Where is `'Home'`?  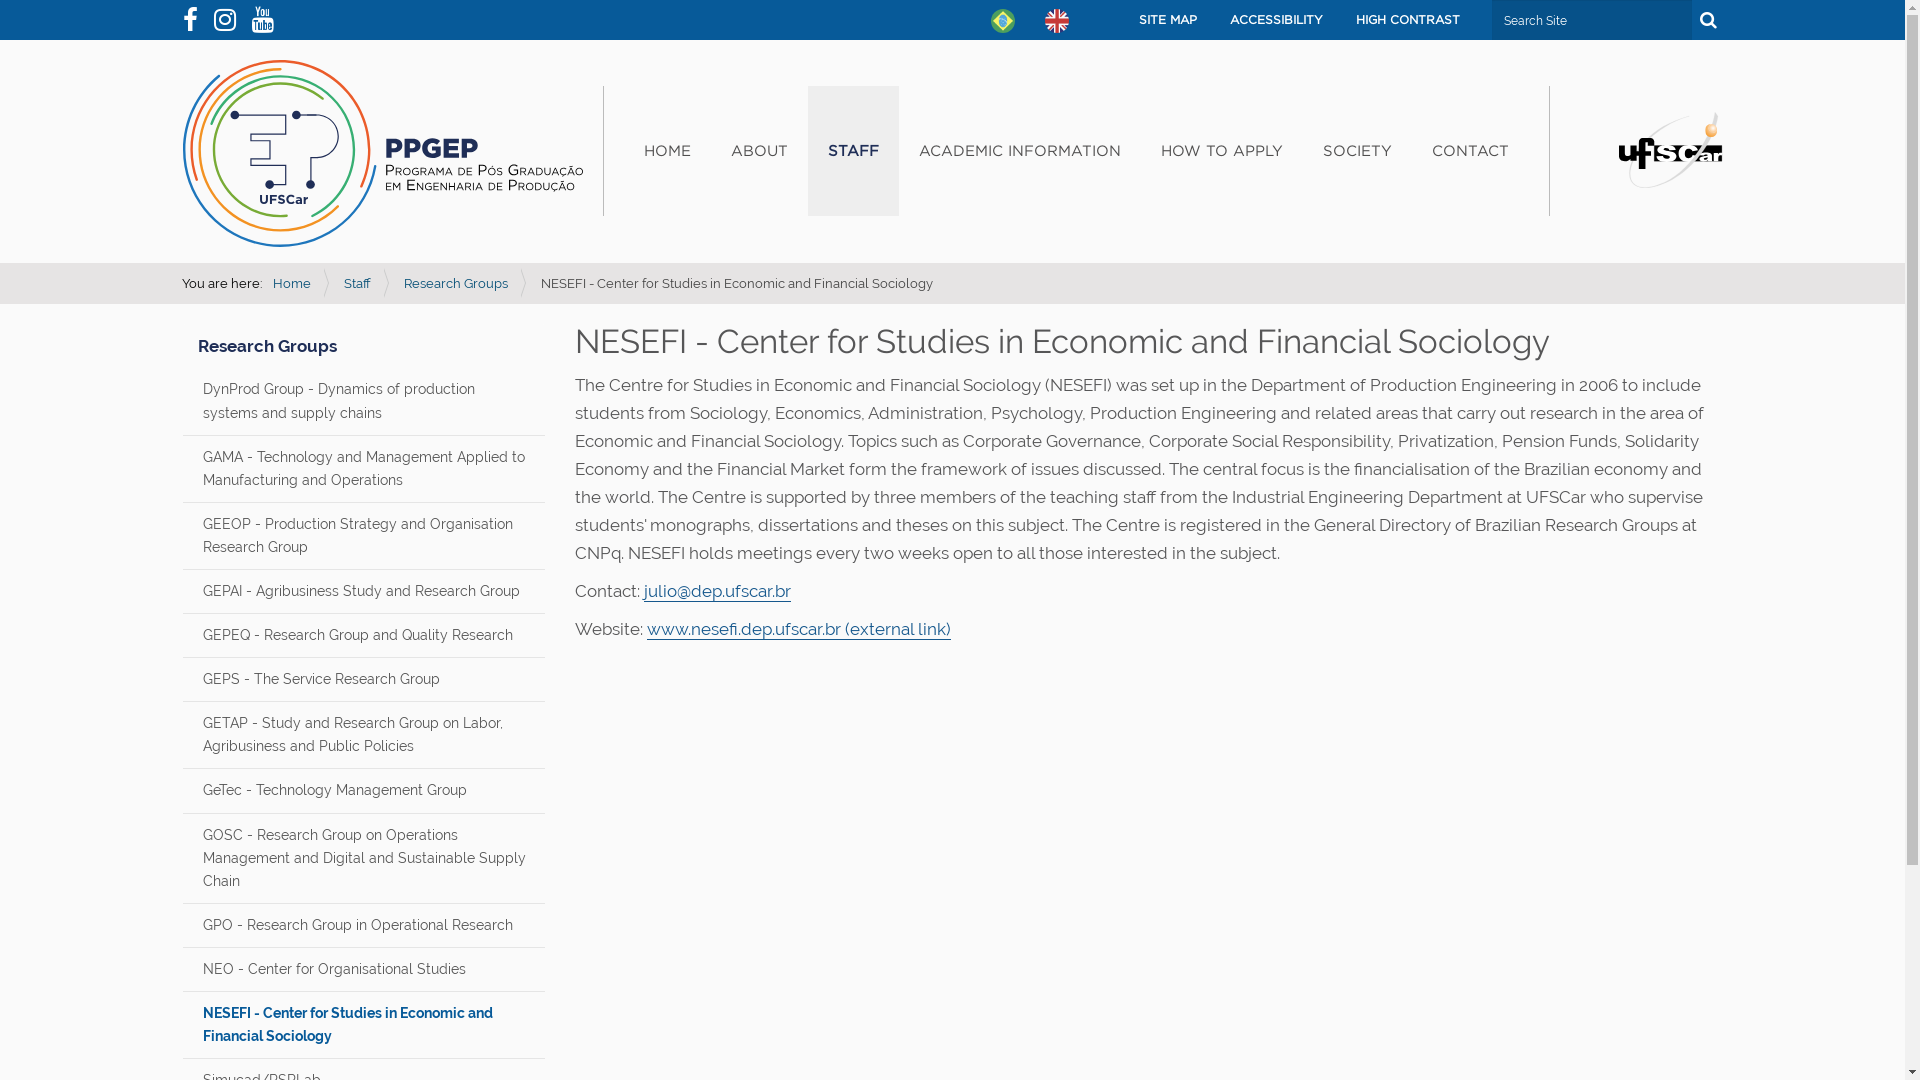 'Home' is located at coordinates (290, 283).